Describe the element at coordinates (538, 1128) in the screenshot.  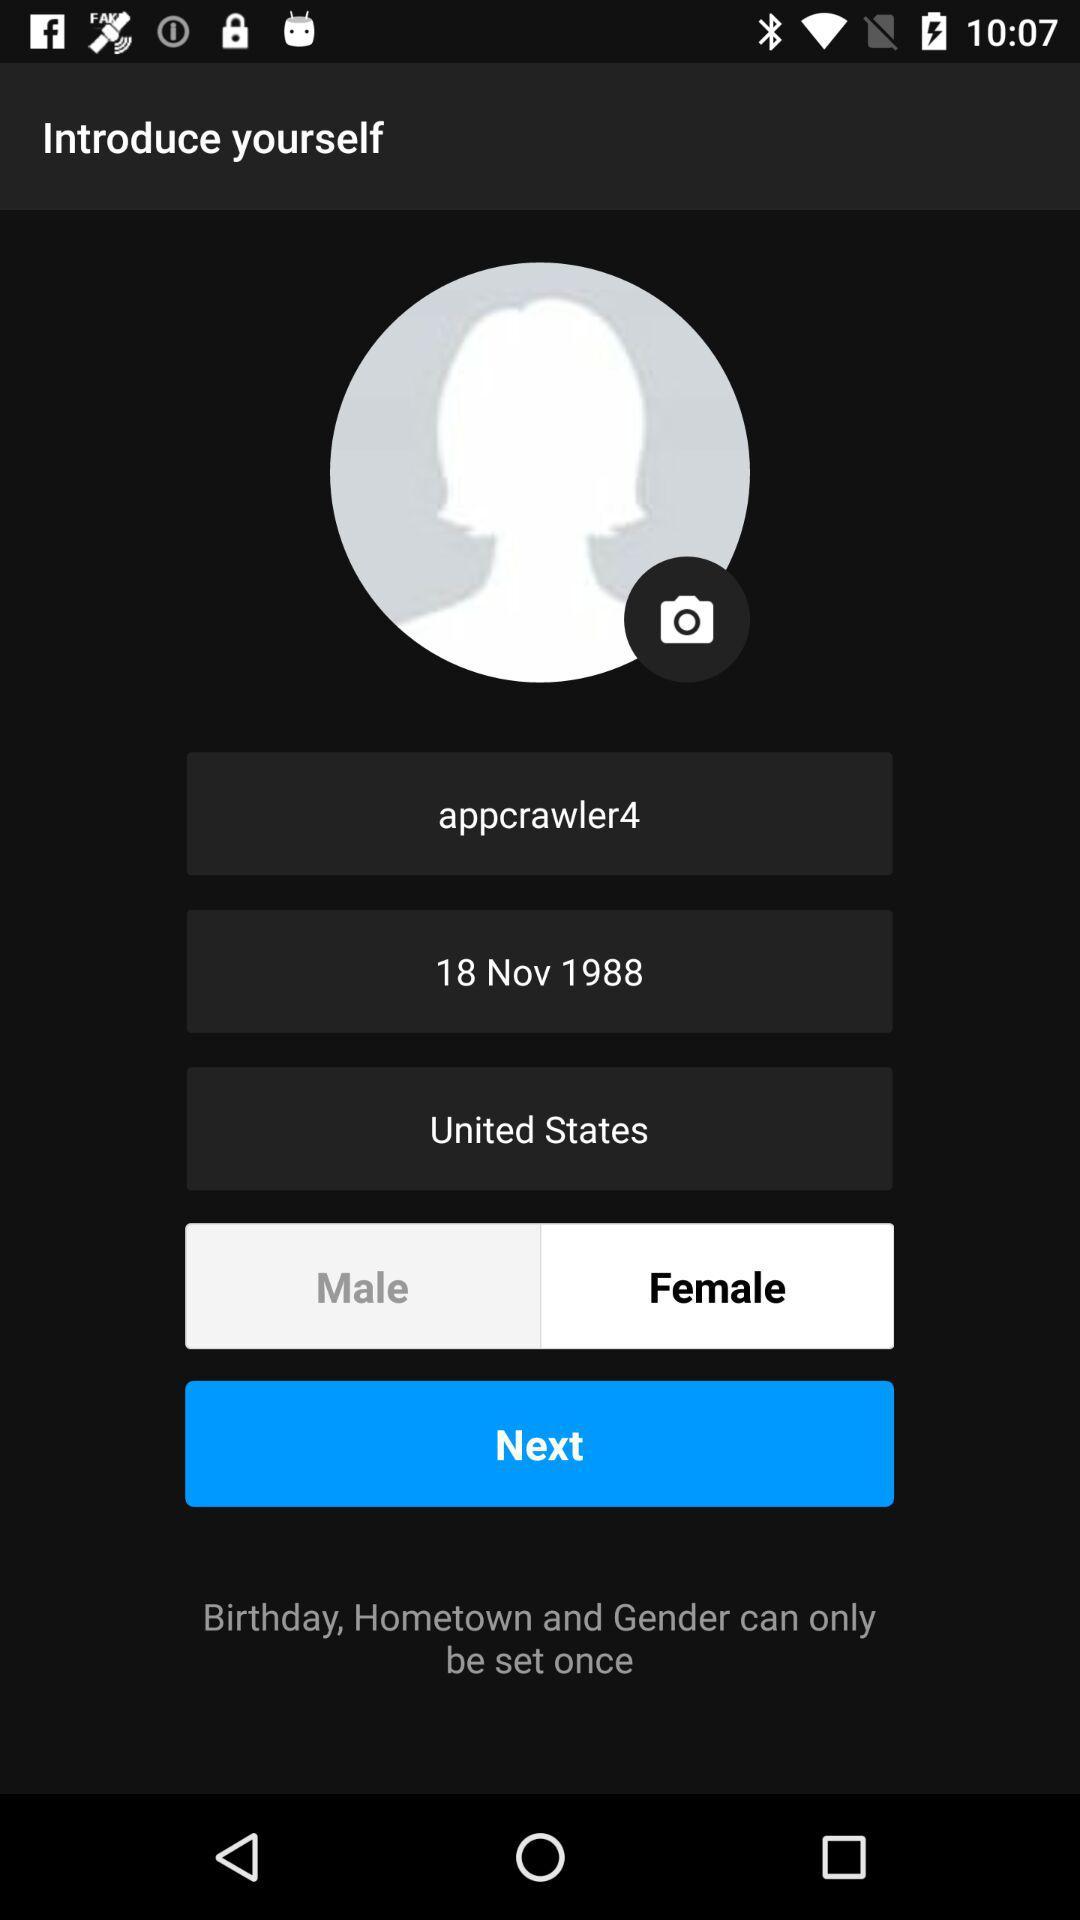
I see `item above the male icon` at that location.